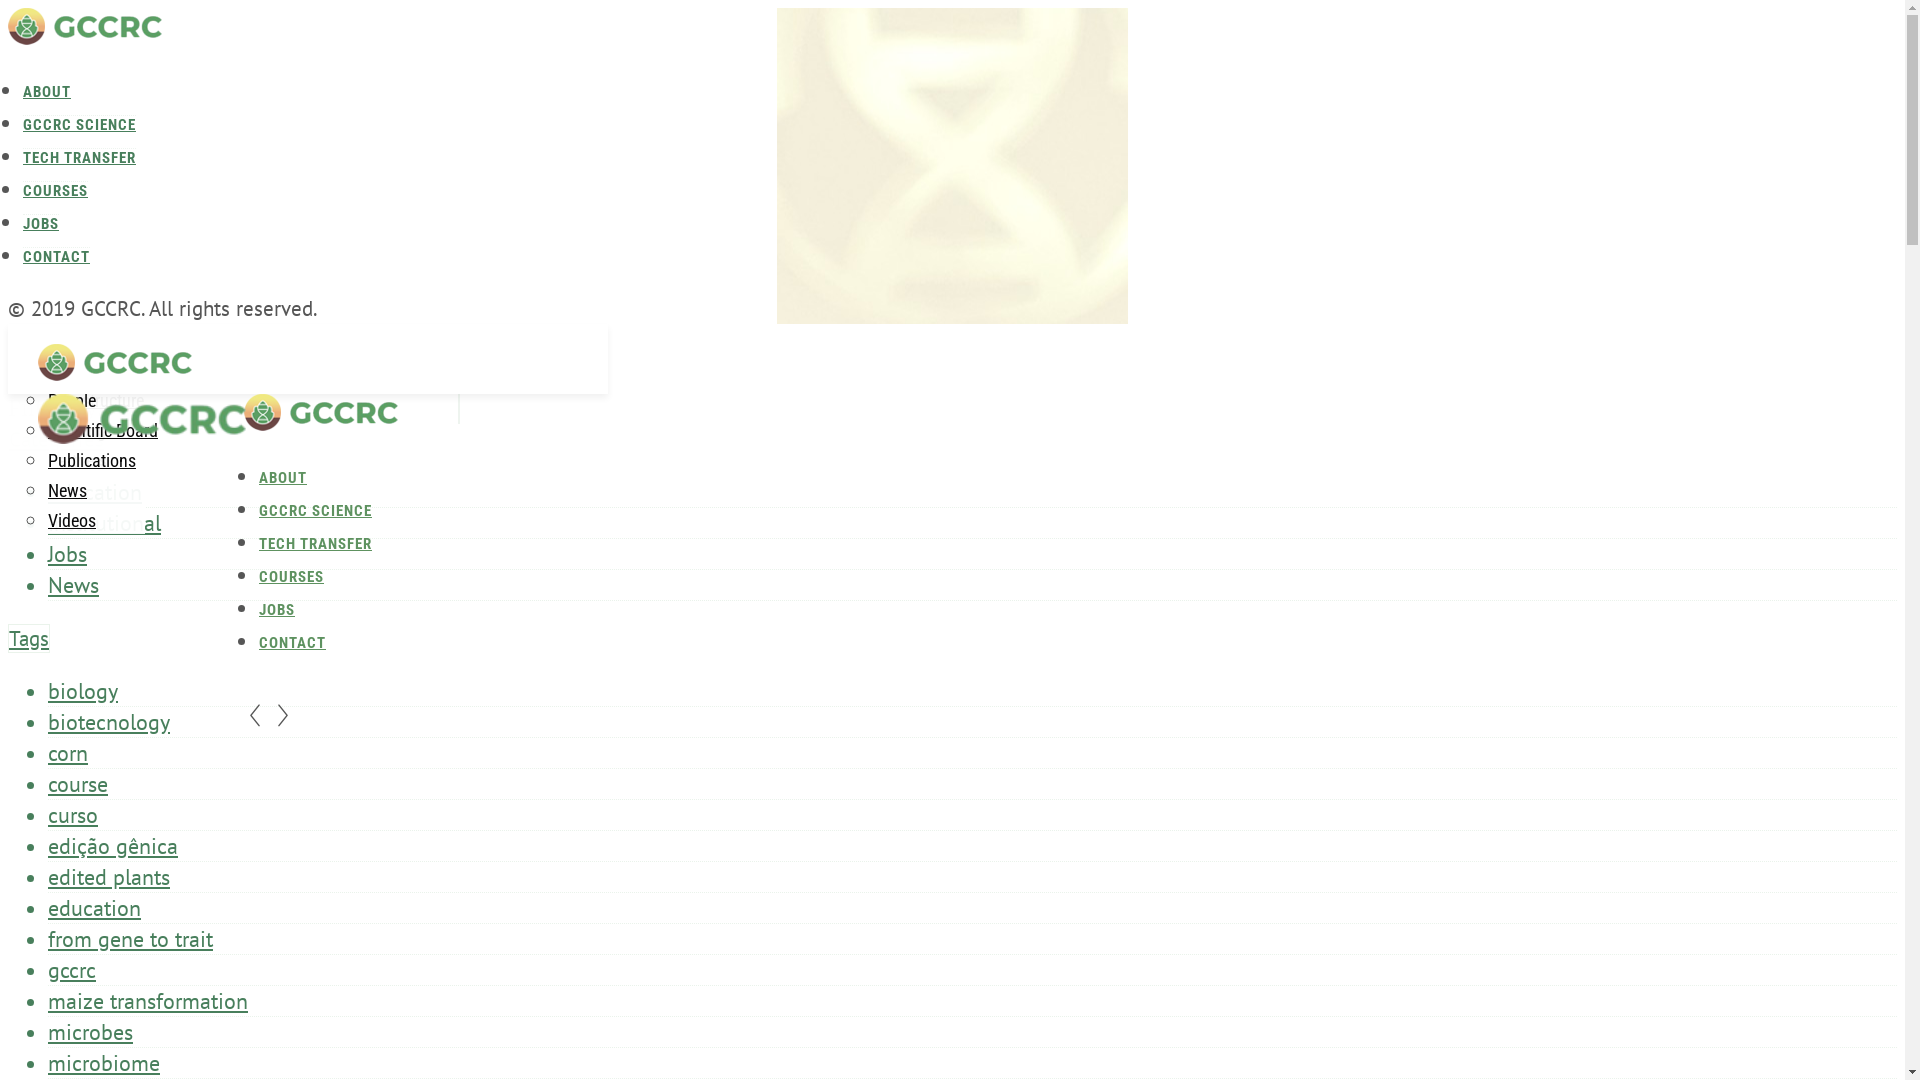 The width and height of the screenshot is (1920, 1080). What do you see at coordinates (48, 907) in the screenshot?
I see `'education'` at bounding box center [48, 907].